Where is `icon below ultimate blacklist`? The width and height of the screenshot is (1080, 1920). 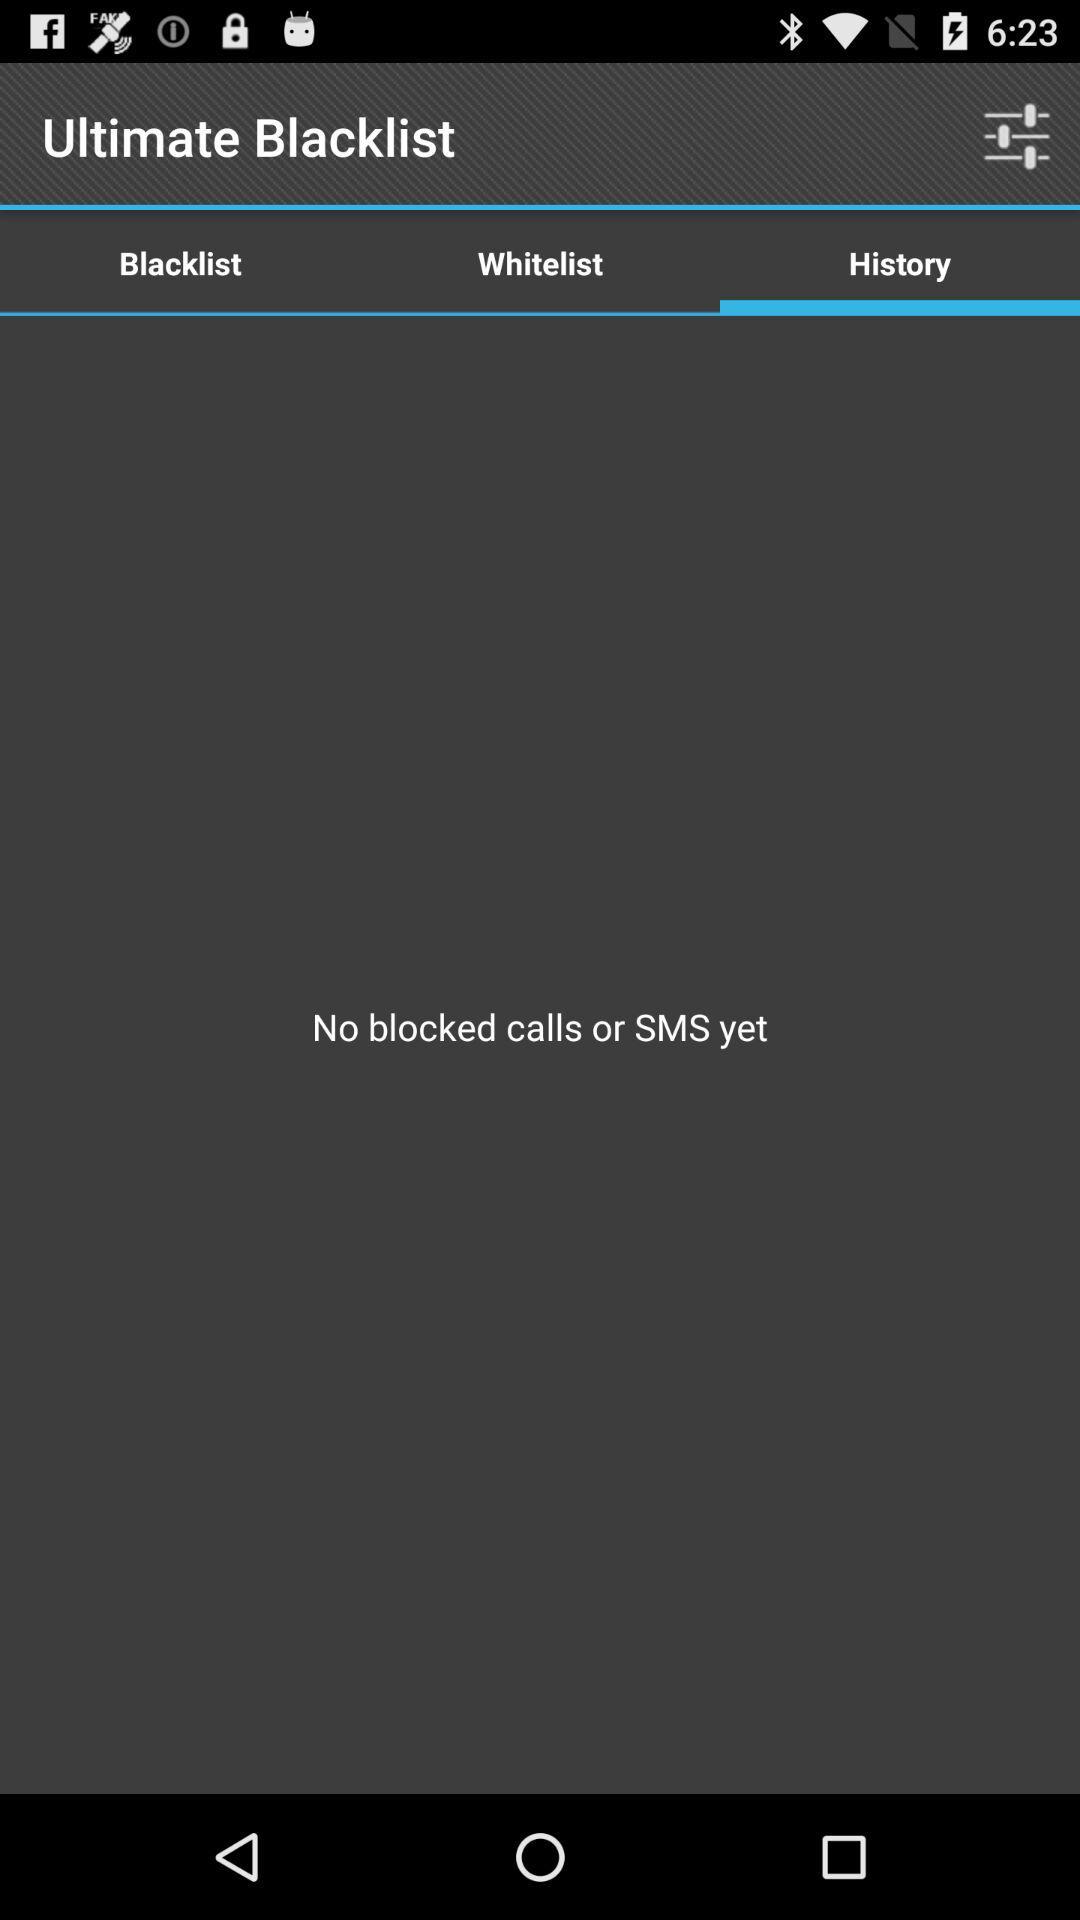 icon below ultimate blacklist is located at coordinates (540, 261).